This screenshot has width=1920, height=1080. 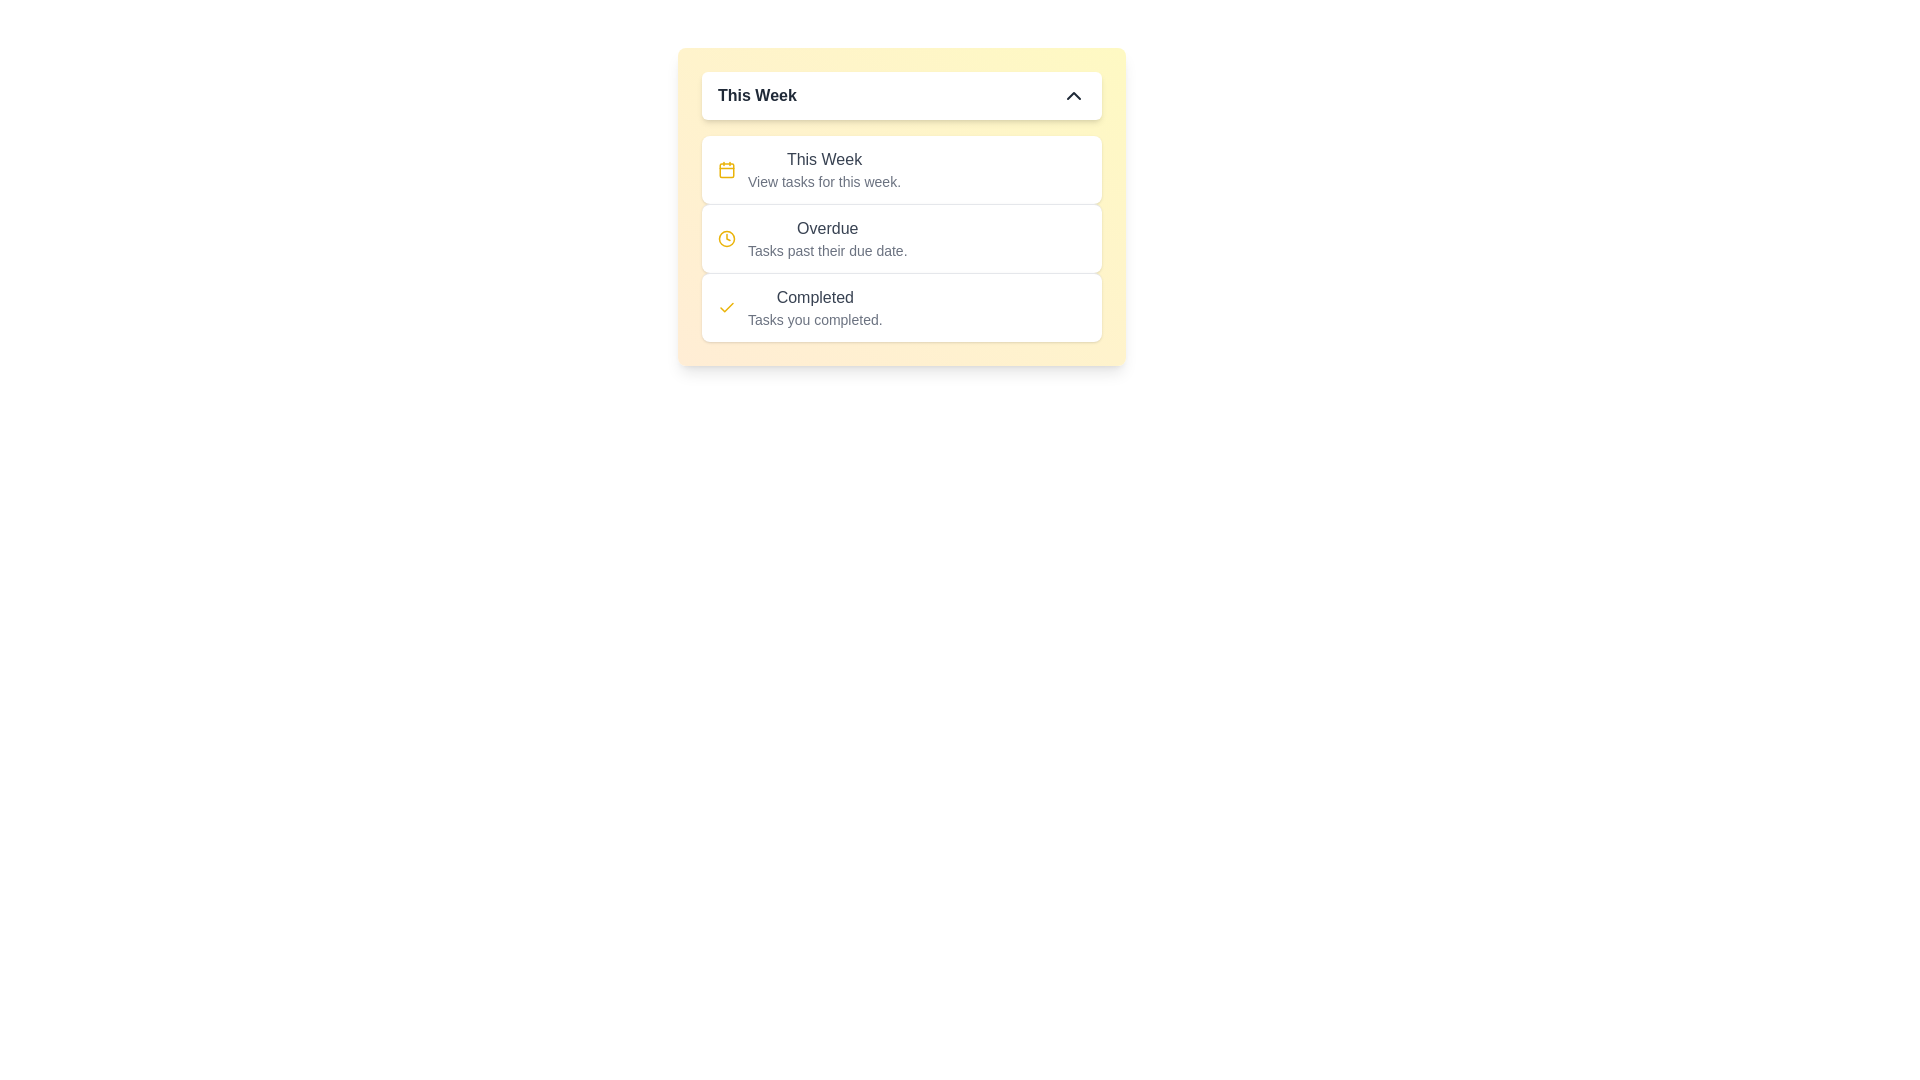 I want to click on the task category Completed to view its description, so click(x=815, y=297).